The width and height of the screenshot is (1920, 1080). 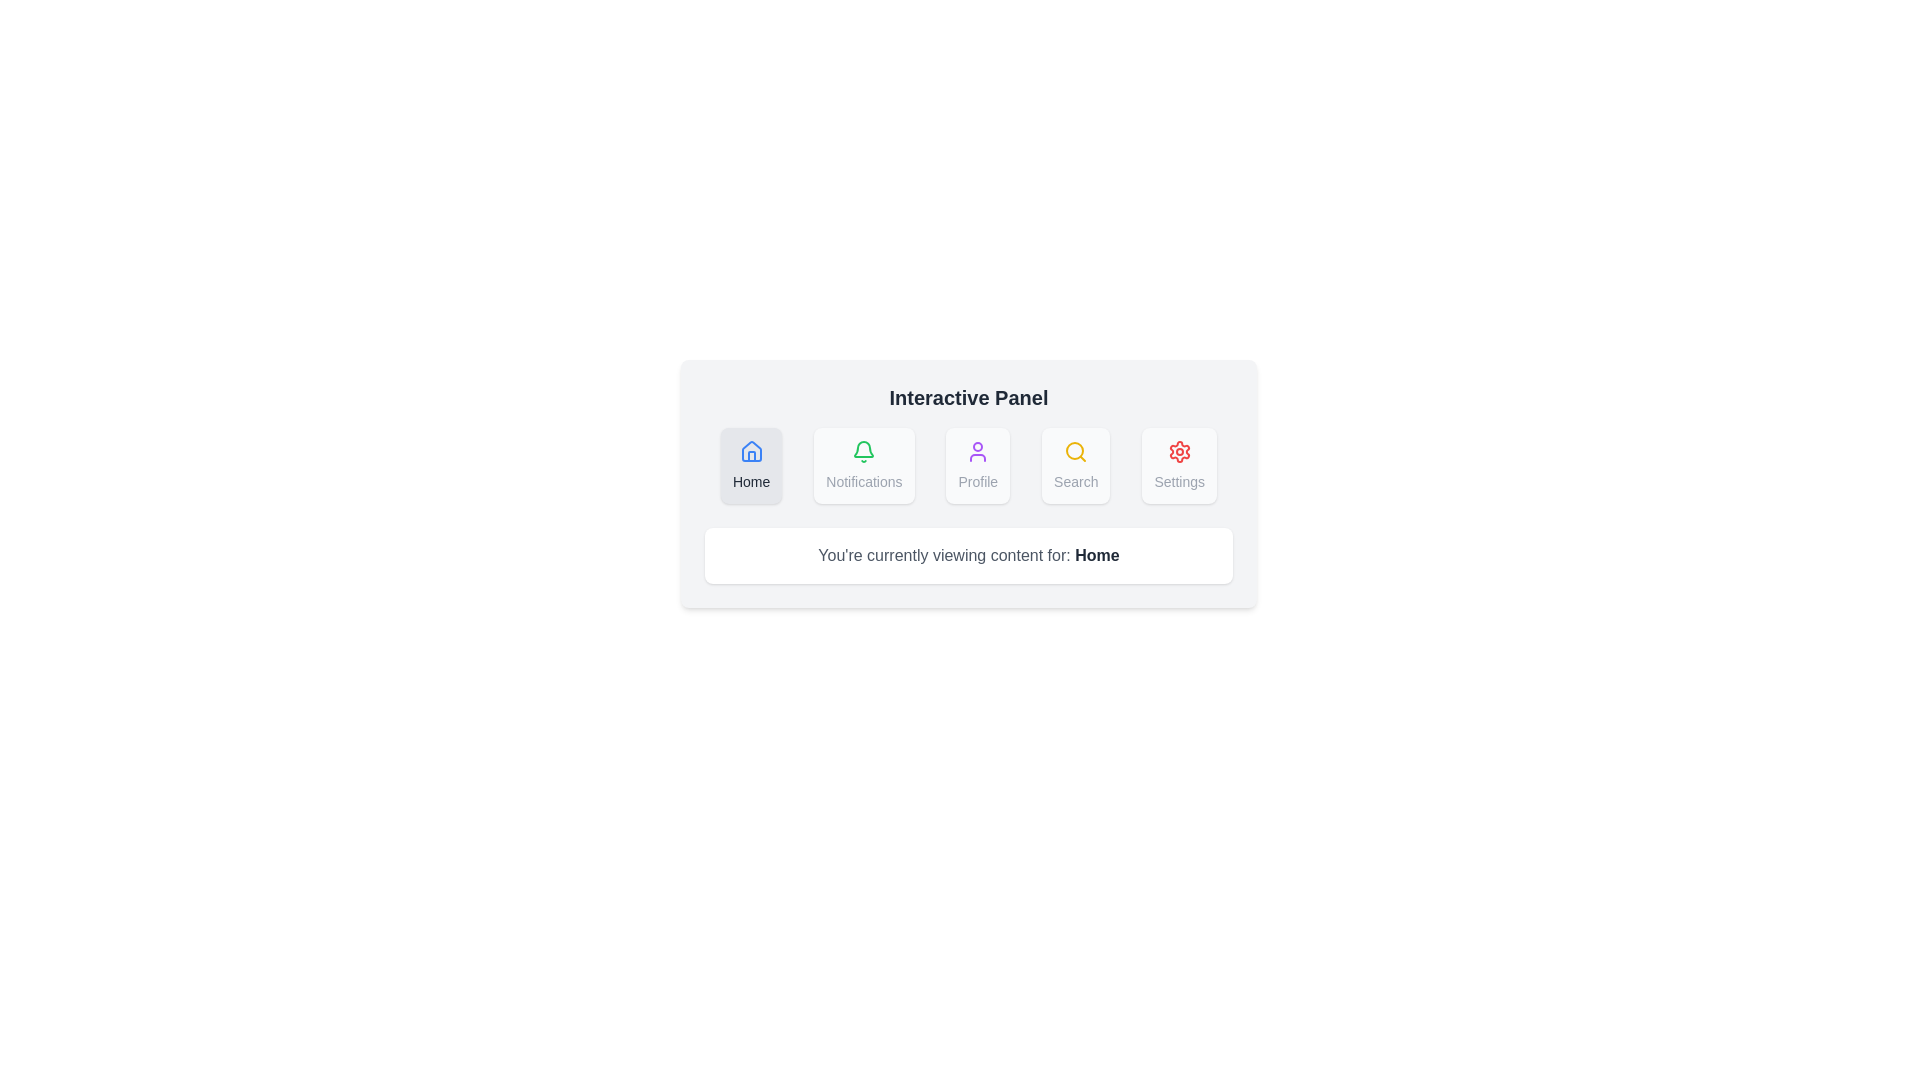 What do you see at coordinates (1096, 555) in the screenshot?
I see `the Text label indicating the currently selected content, which displays 'Home' in the sentence 'You're currently viewing content for: Home'` at bounding box center [1096, 555].